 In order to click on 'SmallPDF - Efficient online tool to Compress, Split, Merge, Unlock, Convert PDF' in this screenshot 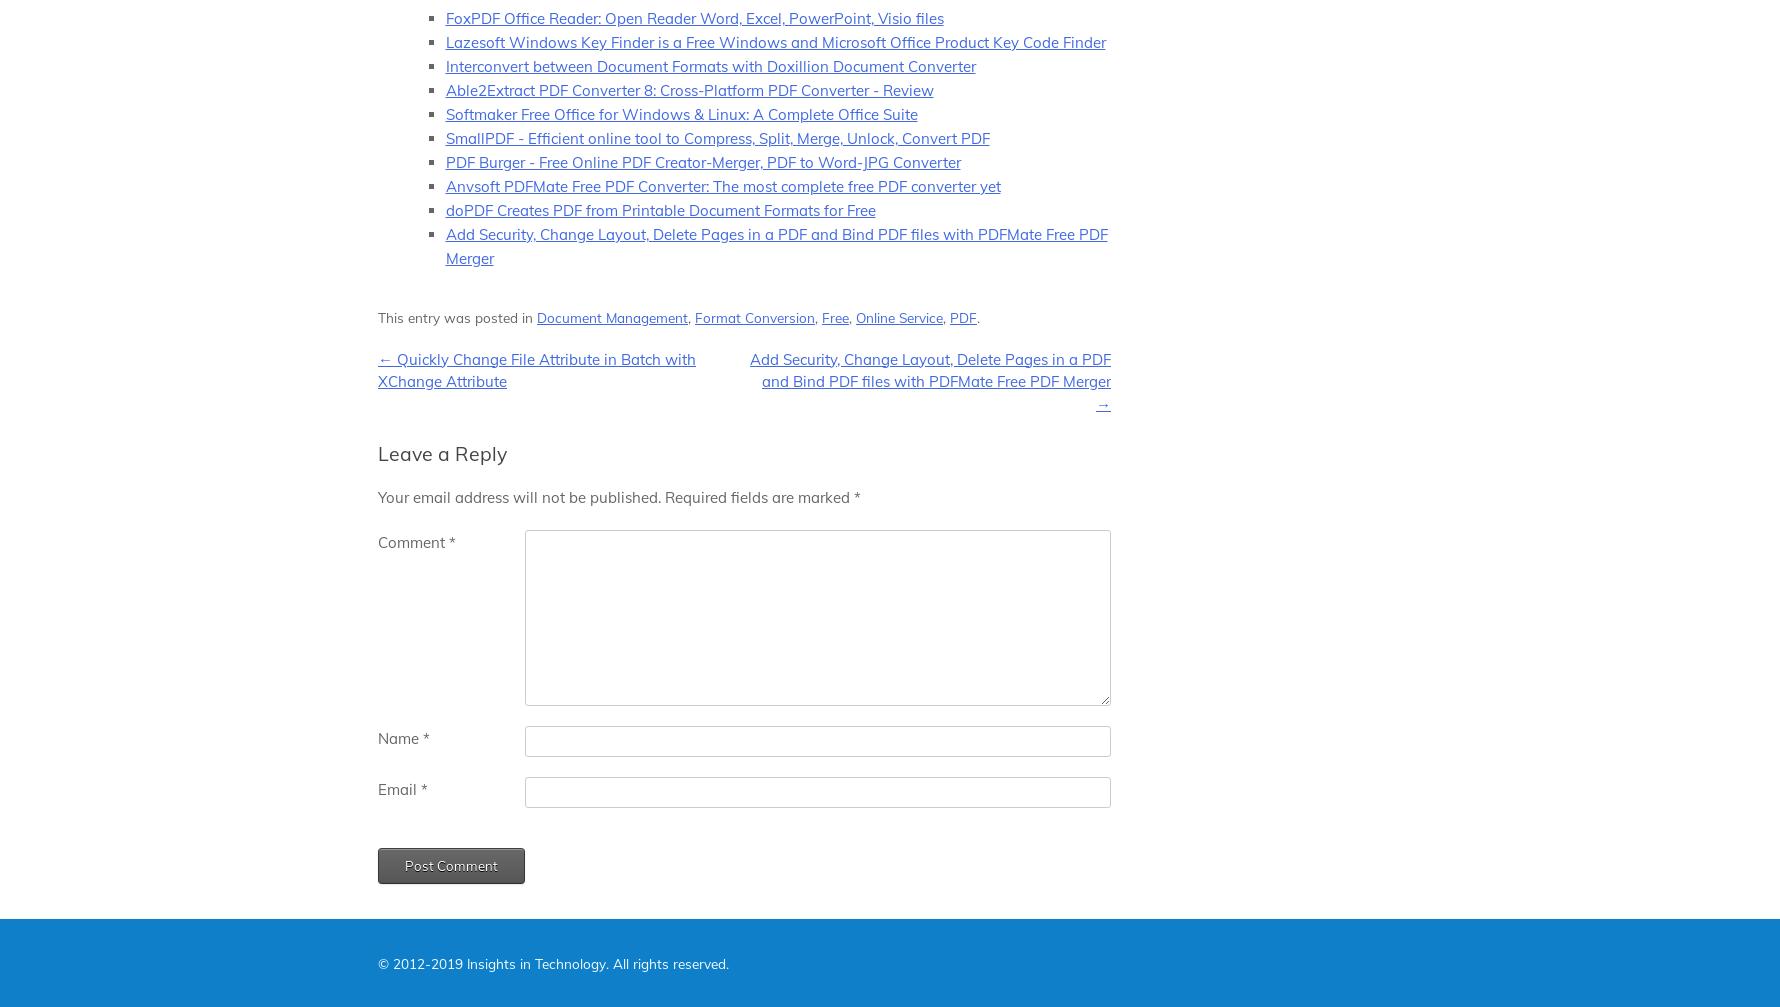, I will do `click(445, 137)`.